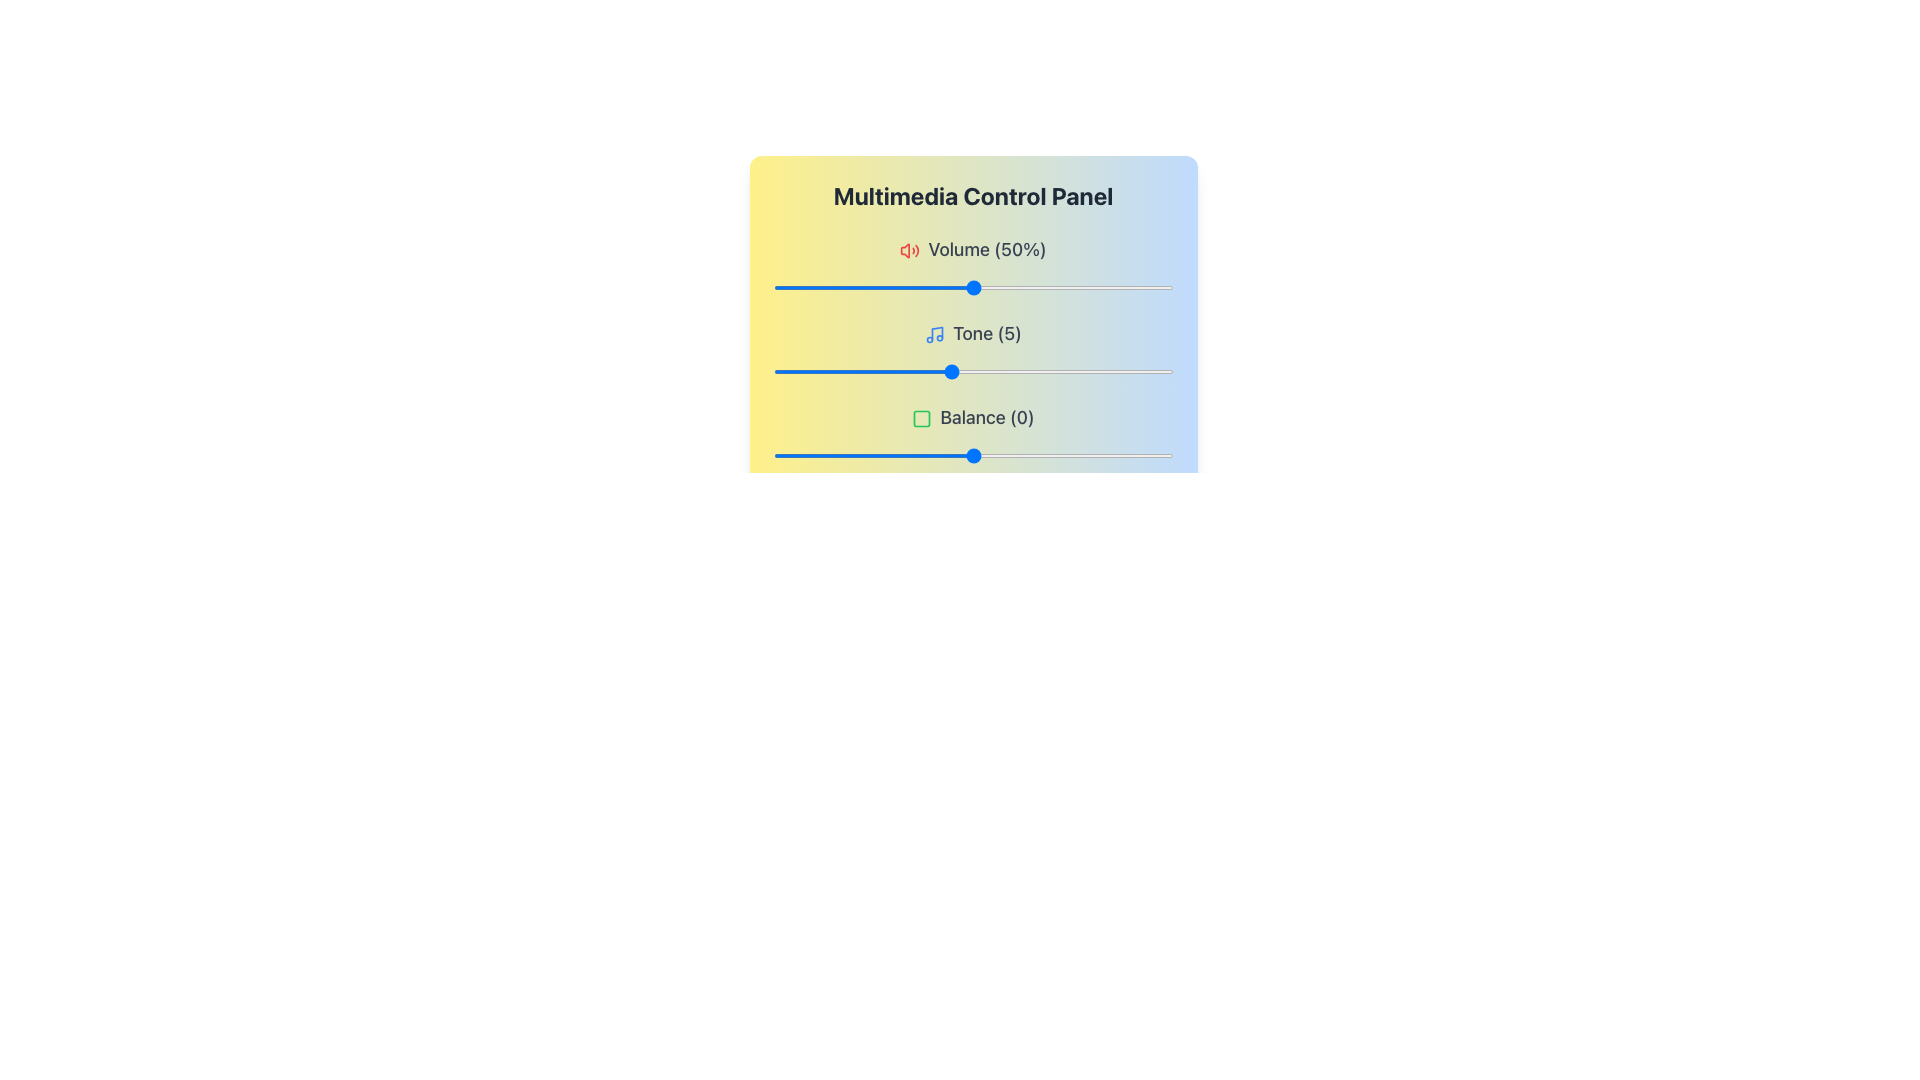  Describe the element at coordinates (909, 250) in the screenshot. I see `the volume icon located to the far left of the 'Volume (50%)' text in the multimedia control panel interface` at that location.